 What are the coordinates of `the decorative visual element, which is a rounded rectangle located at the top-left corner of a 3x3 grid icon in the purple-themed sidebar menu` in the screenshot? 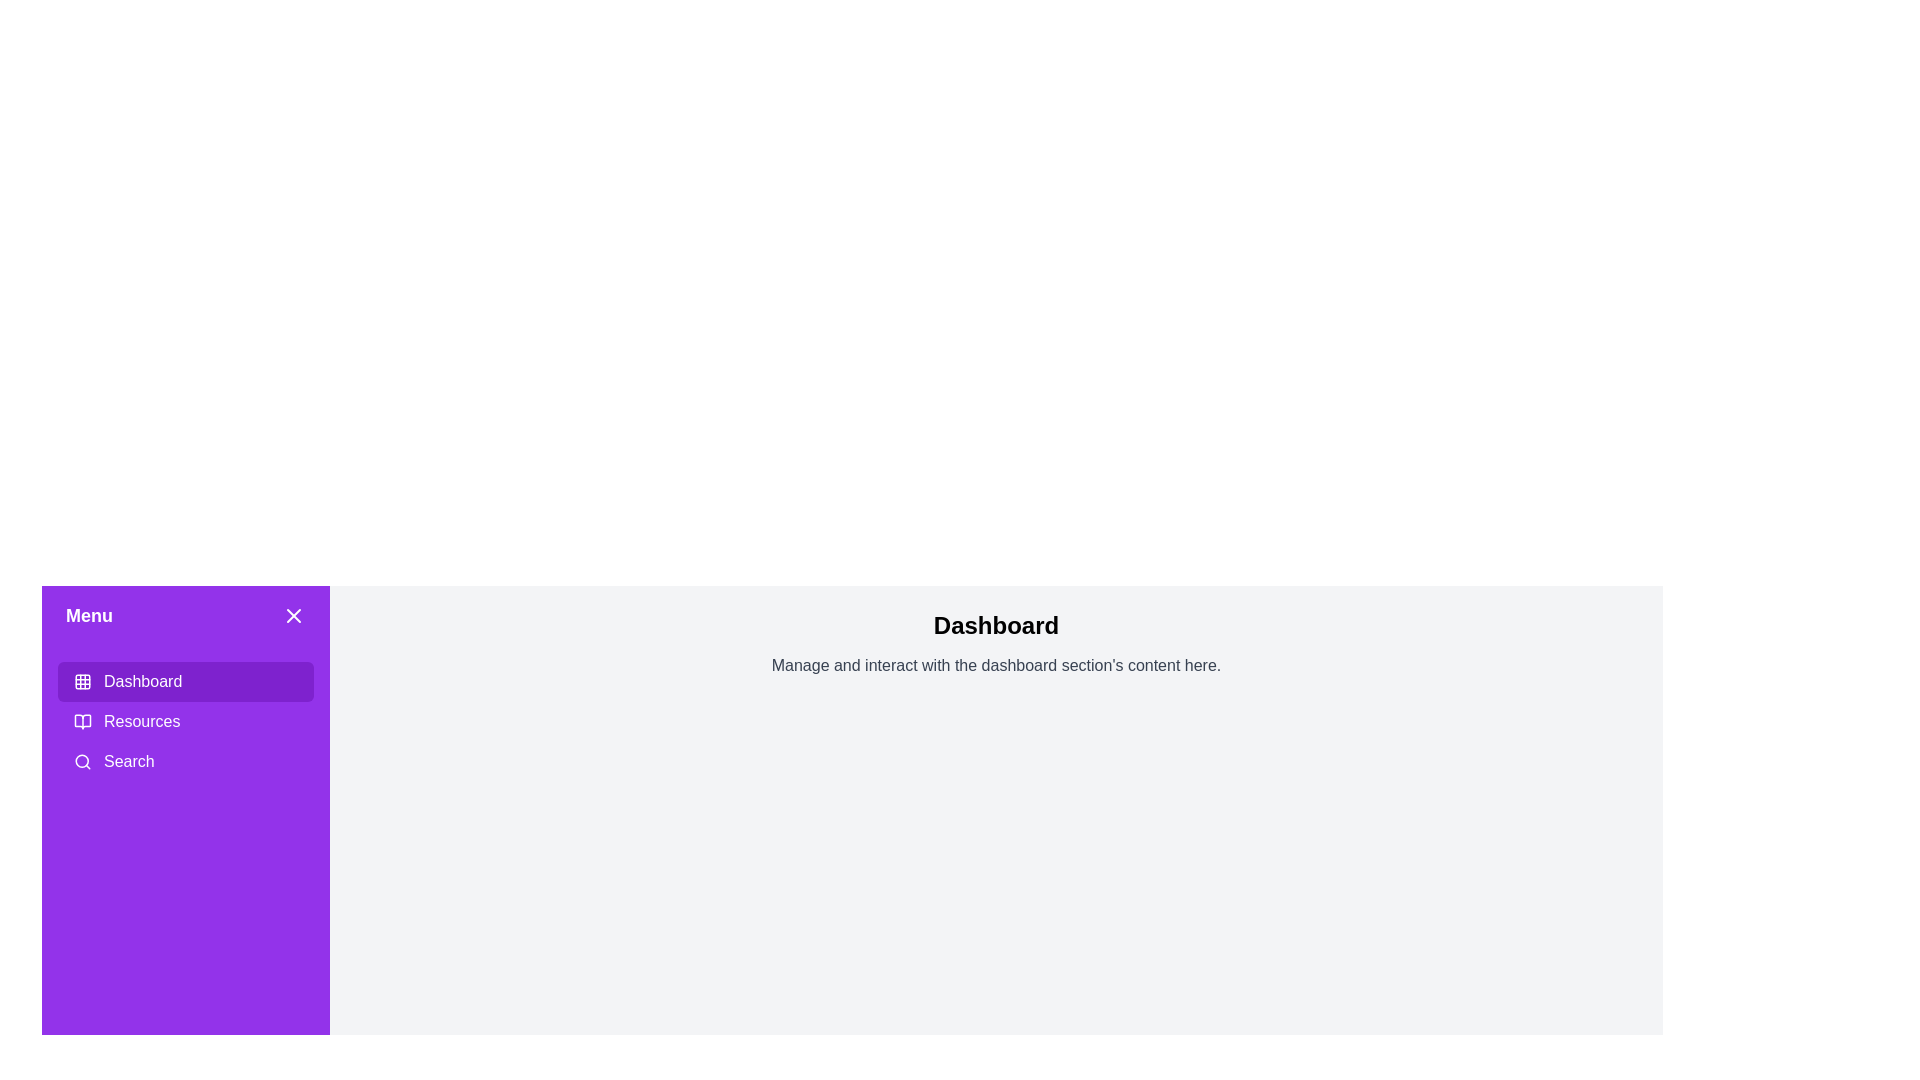 It's located at (81, 681).